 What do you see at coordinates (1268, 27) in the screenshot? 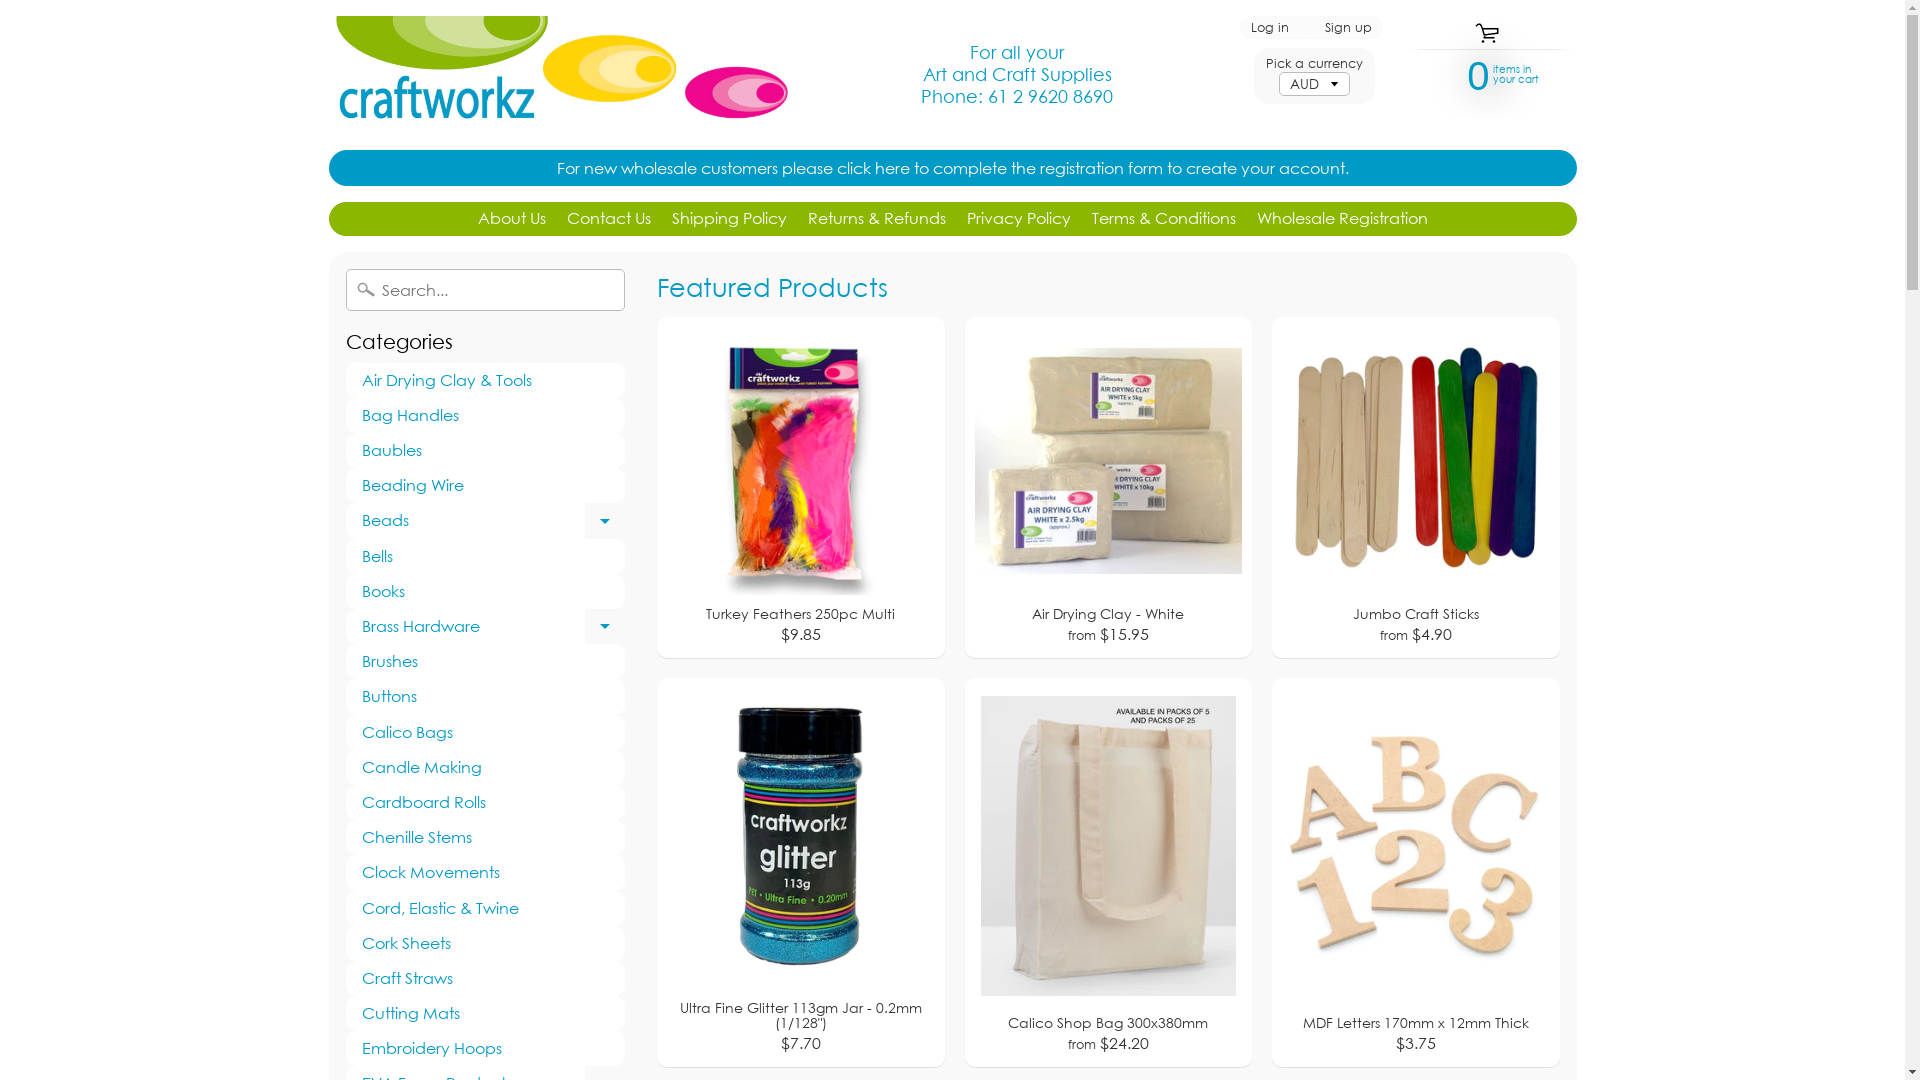
I see `'Log in'` at bounding box center [1268, 27].